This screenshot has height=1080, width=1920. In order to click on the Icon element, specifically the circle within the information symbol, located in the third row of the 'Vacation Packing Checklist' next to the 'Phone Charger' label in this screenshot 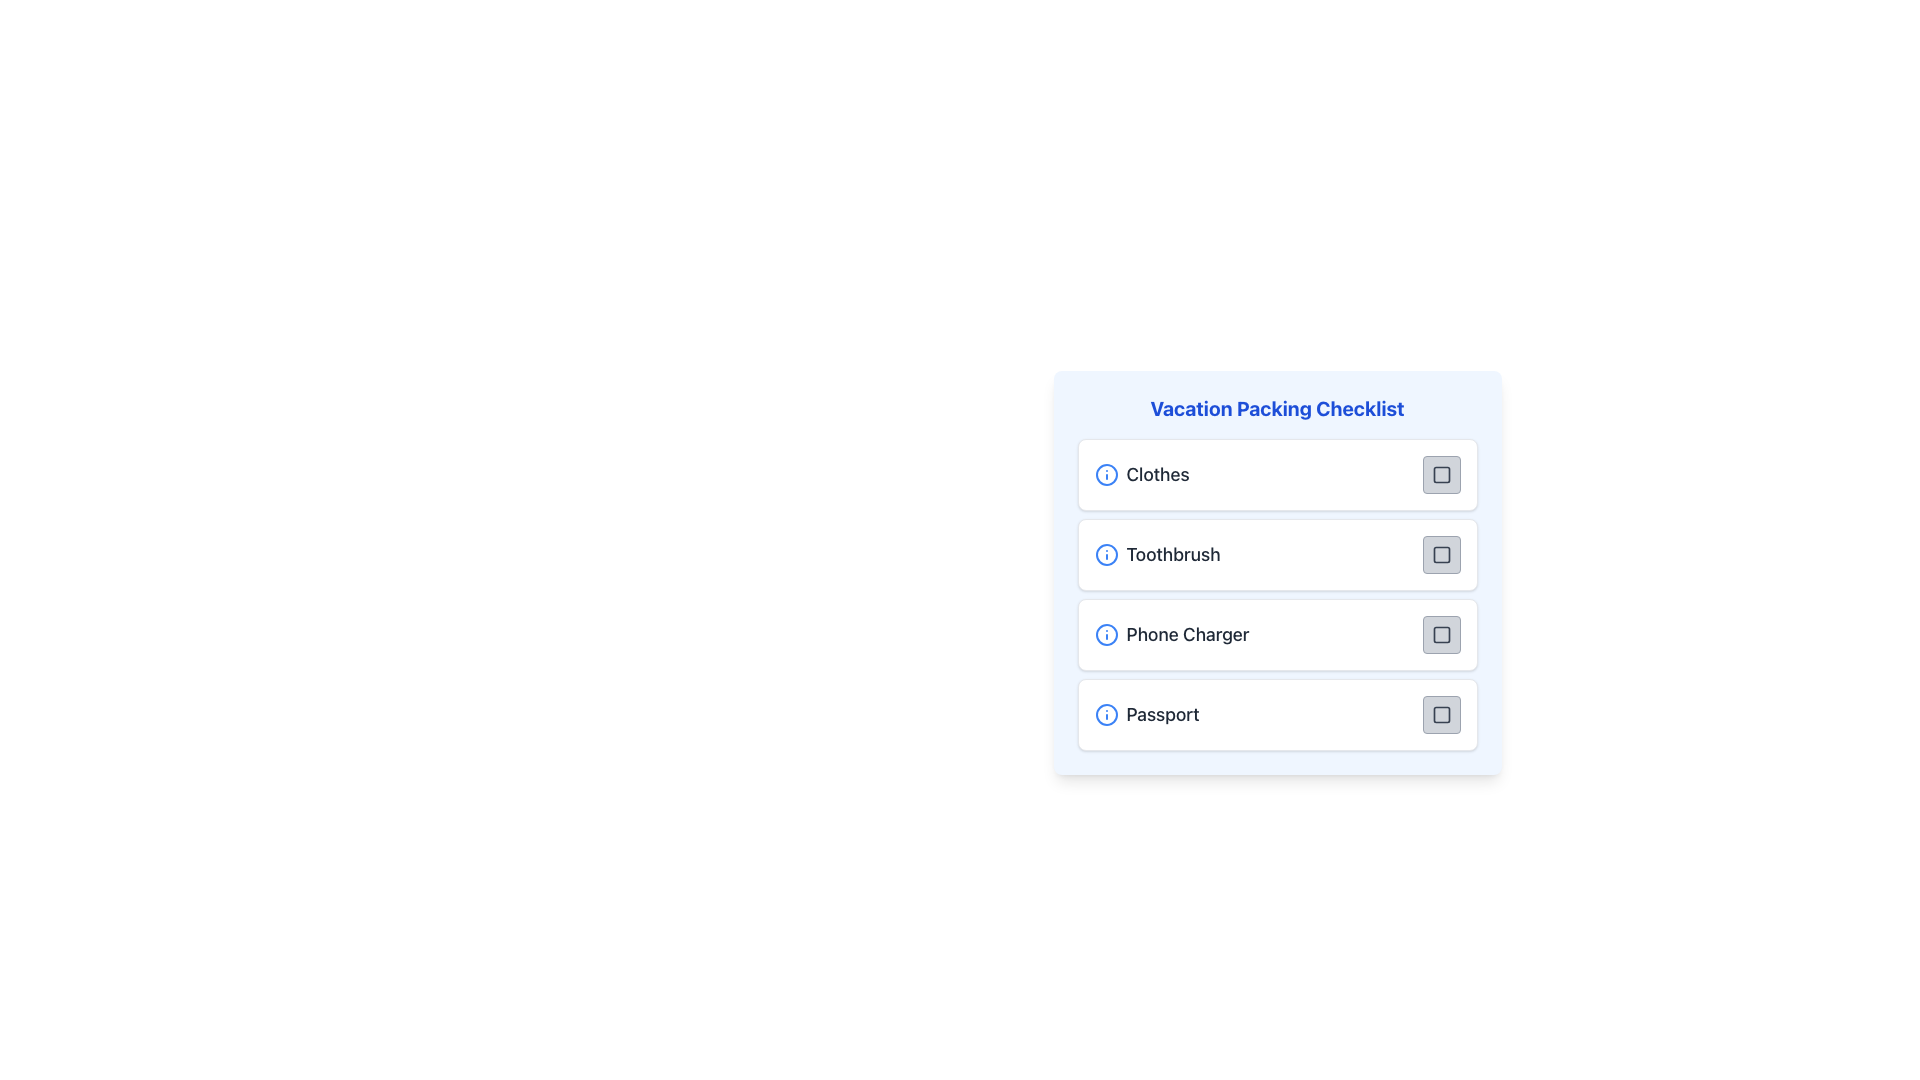, I will do `click(1105, 635)`.